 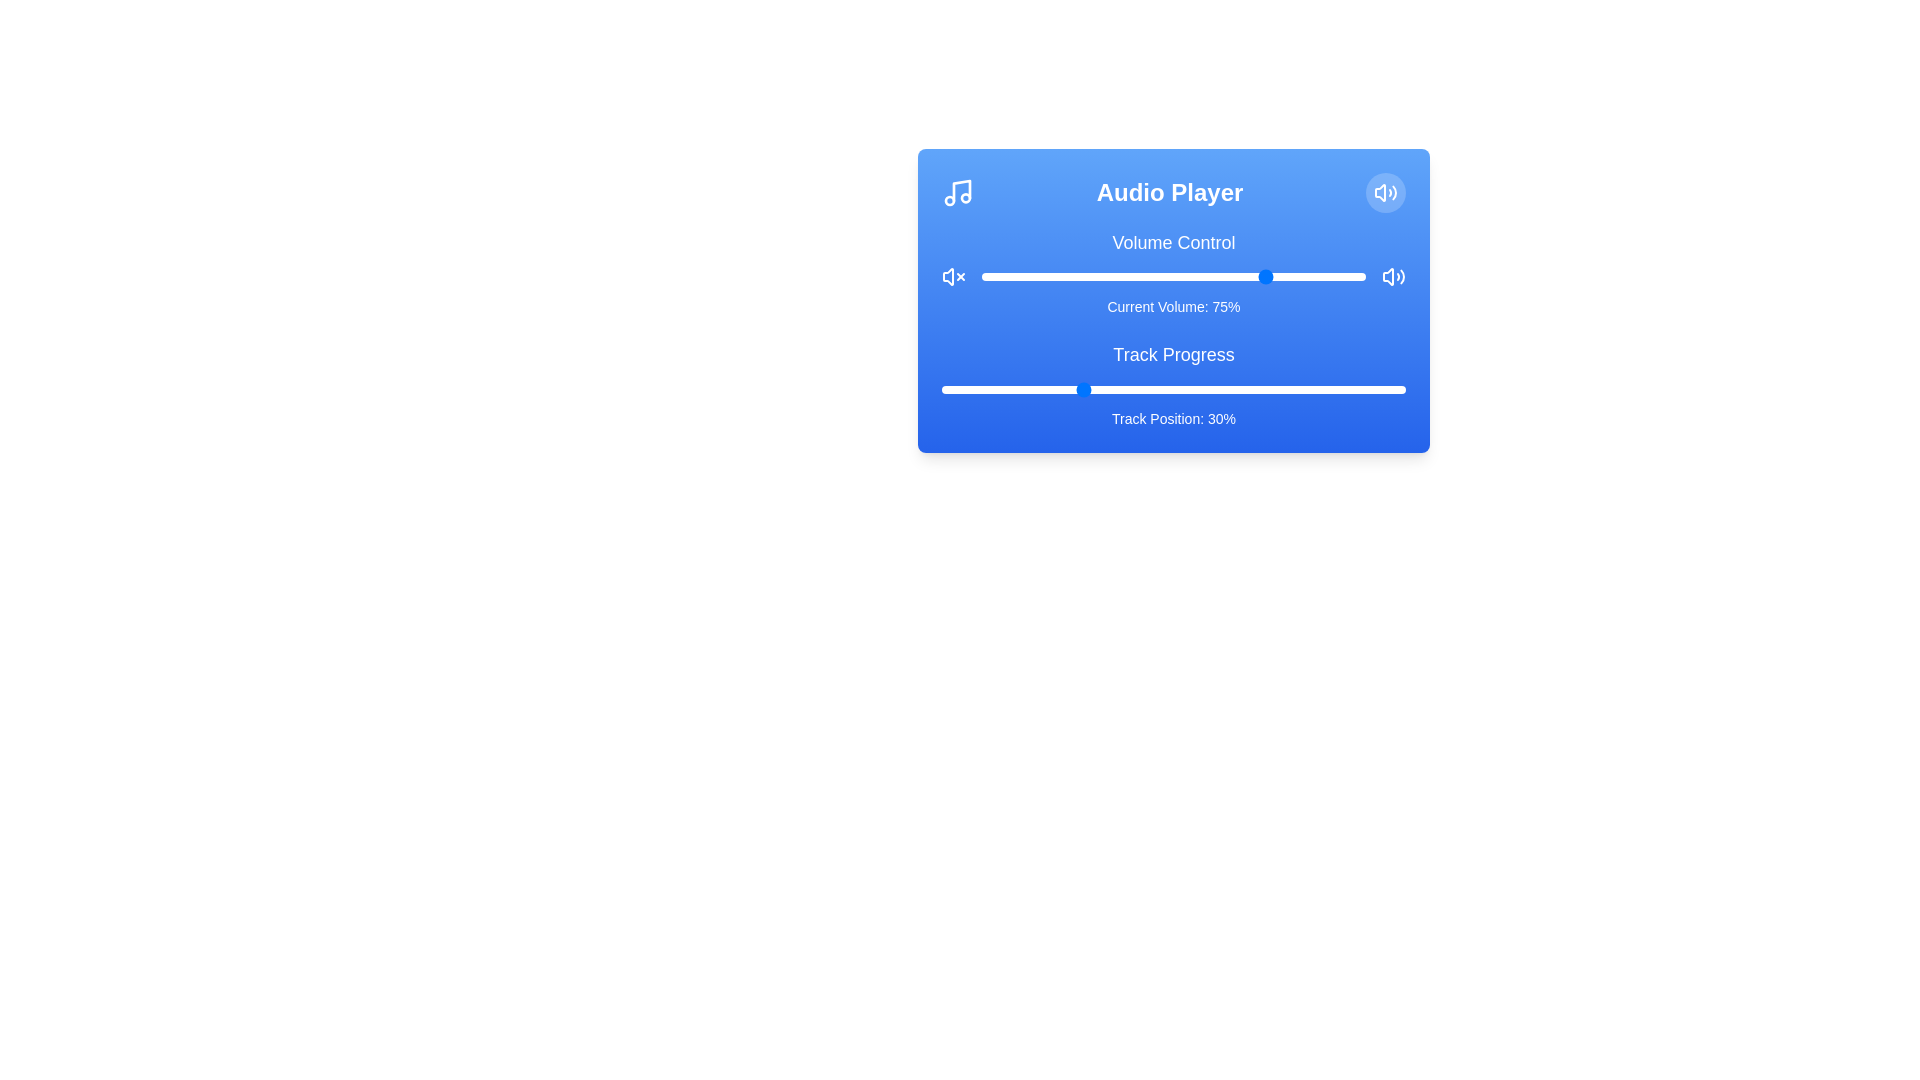 What do you see at coordinates (1174, 389) in the screenshot?
I see `the blue circular thumb of the progress bar located in the 'Track Progress' section of the 'Audio Player' interface` at bounding box center [1174, 389].